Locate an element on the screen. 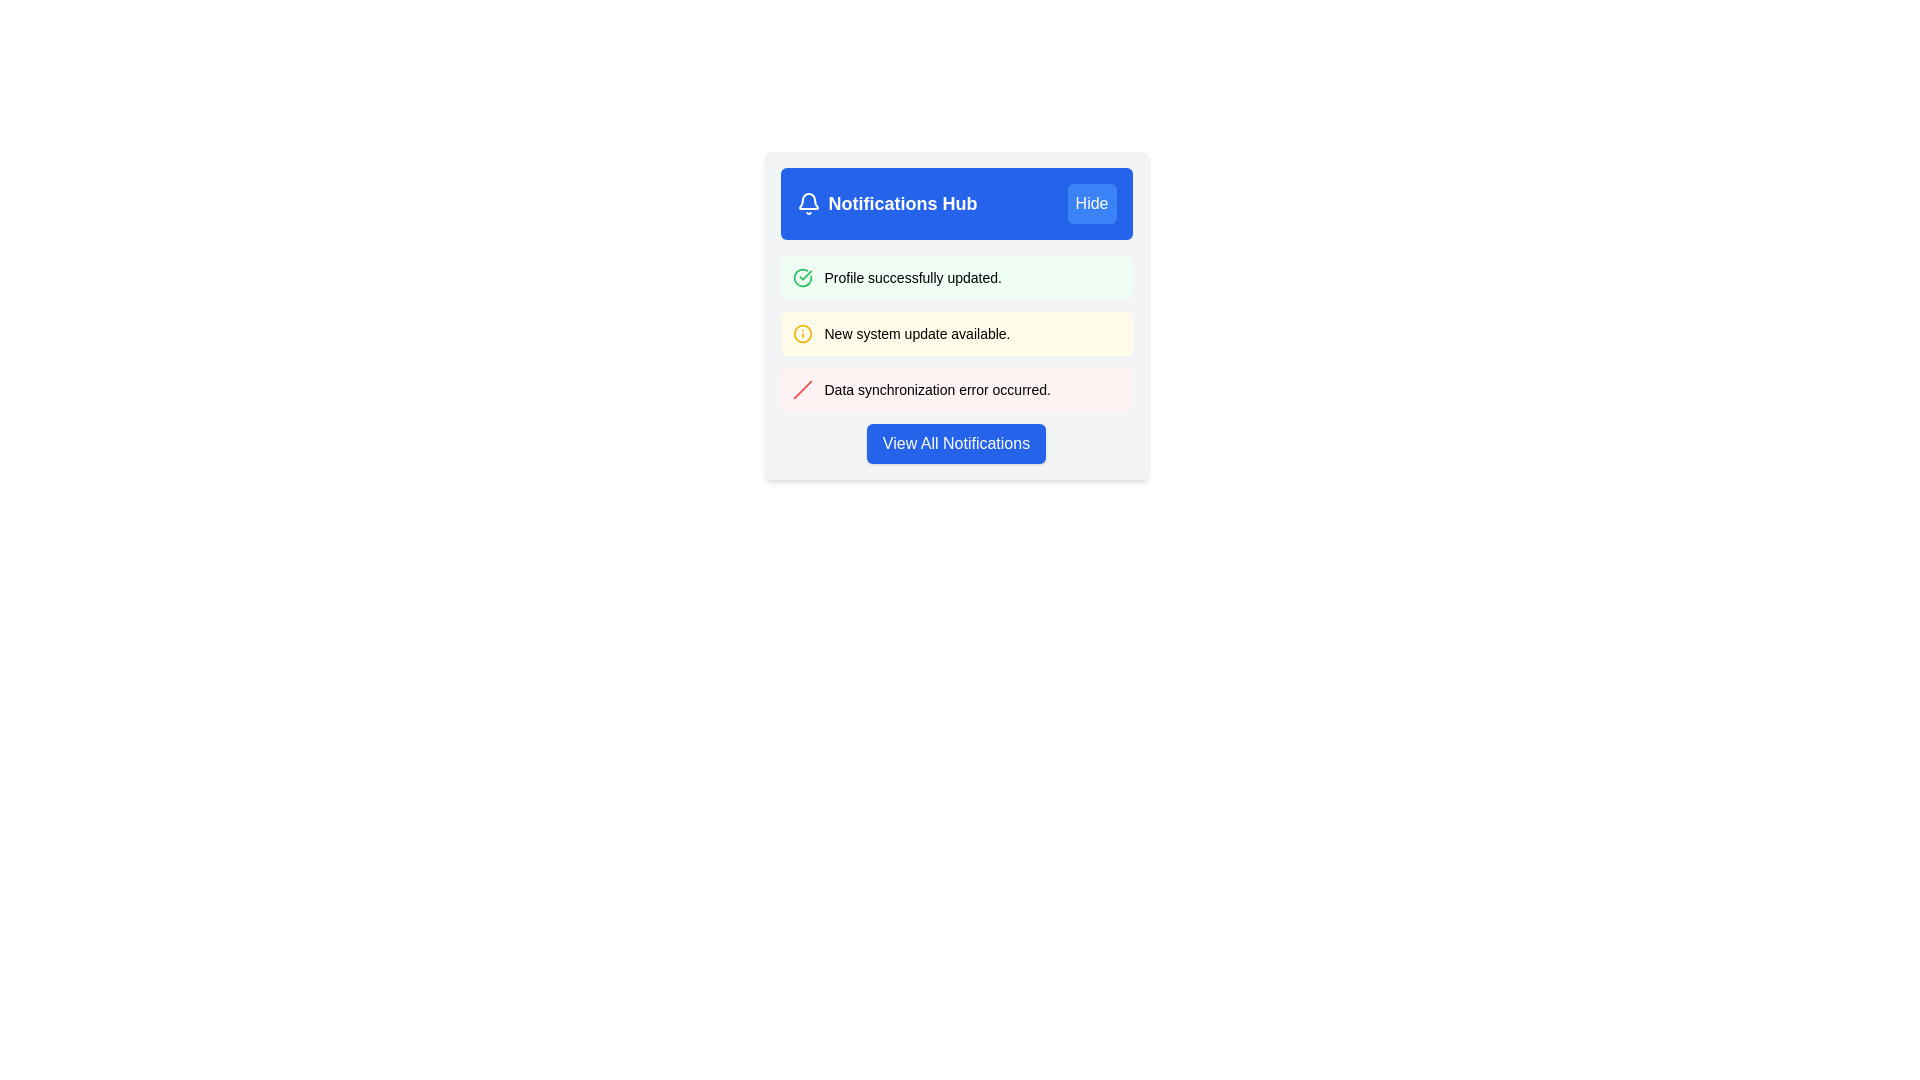 The width and height of the screenshot is (1920, 1080). the rectangular button with a blue background and white text that reads 'View All Notifications' located at the bottom of the notification panel is located at coordinates (955, 442).